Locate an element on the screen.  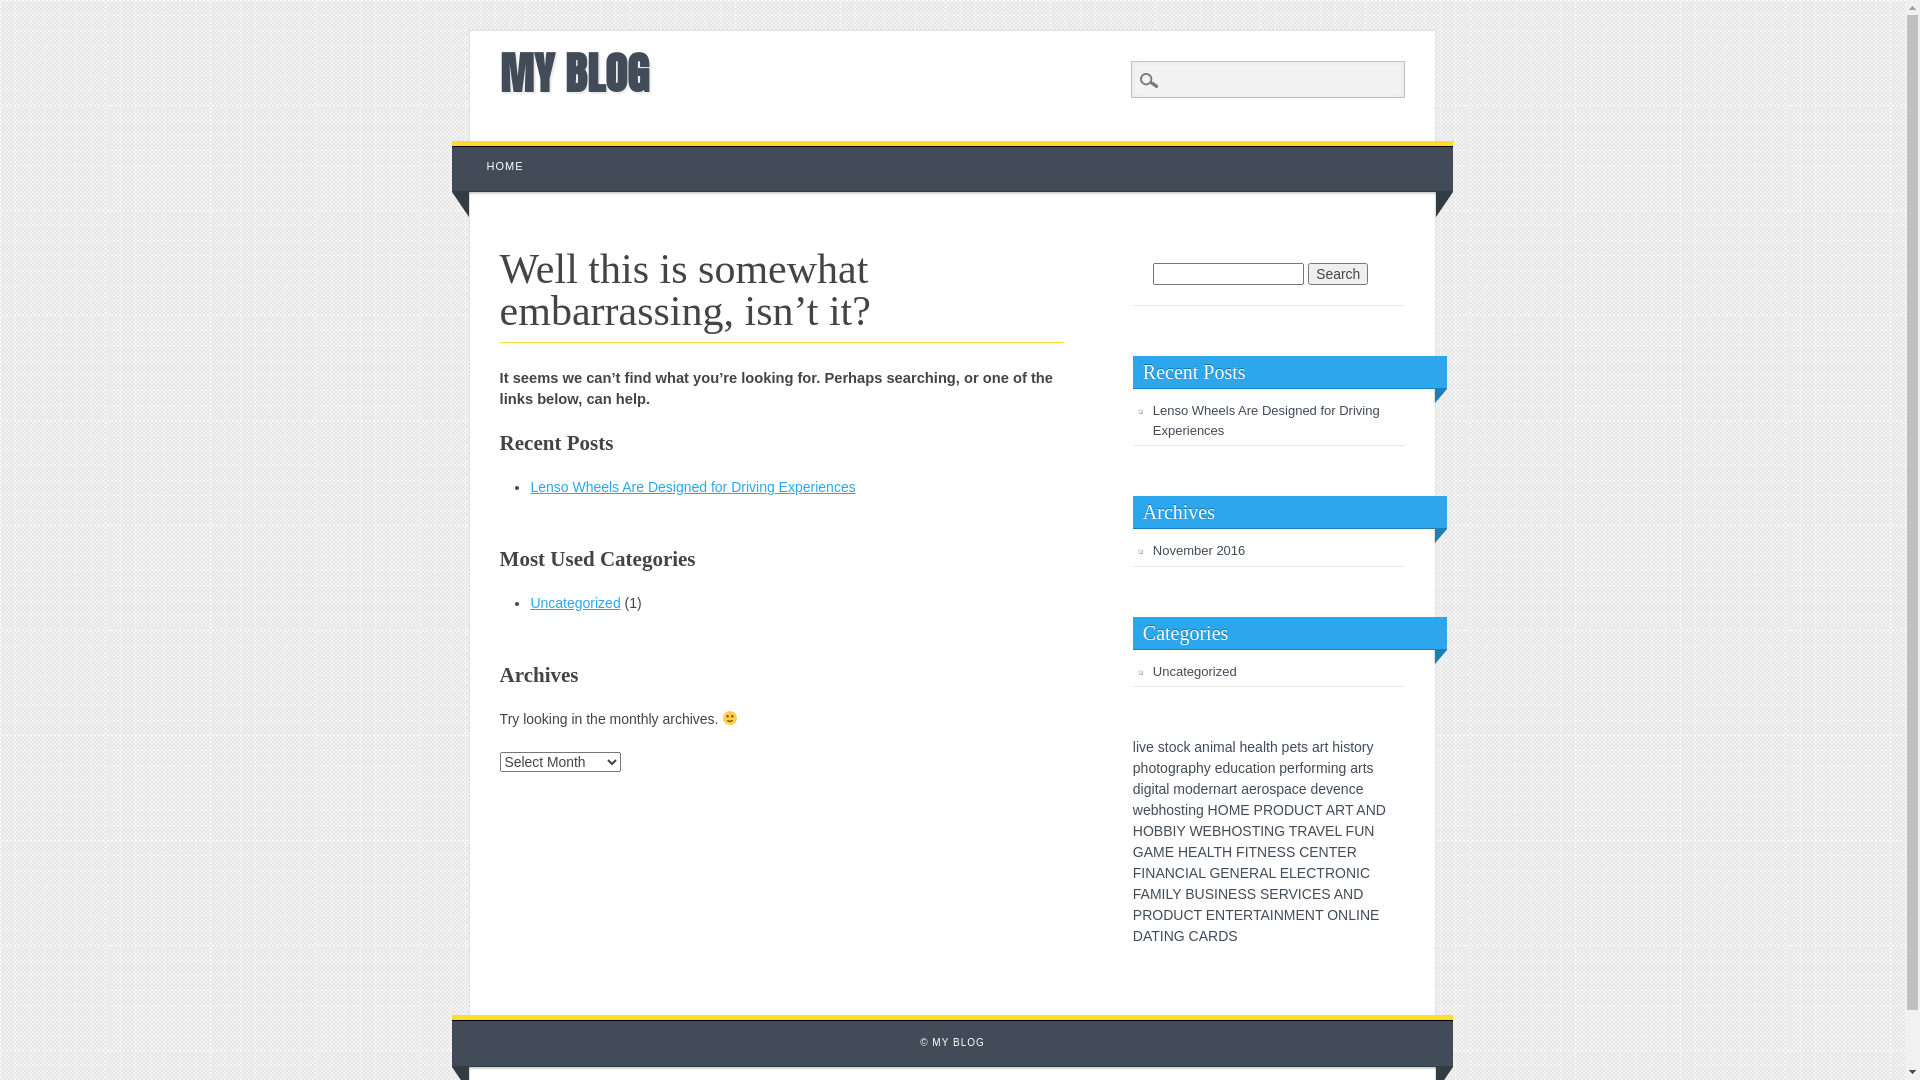
'f' is located at coordinates (1301, 766).